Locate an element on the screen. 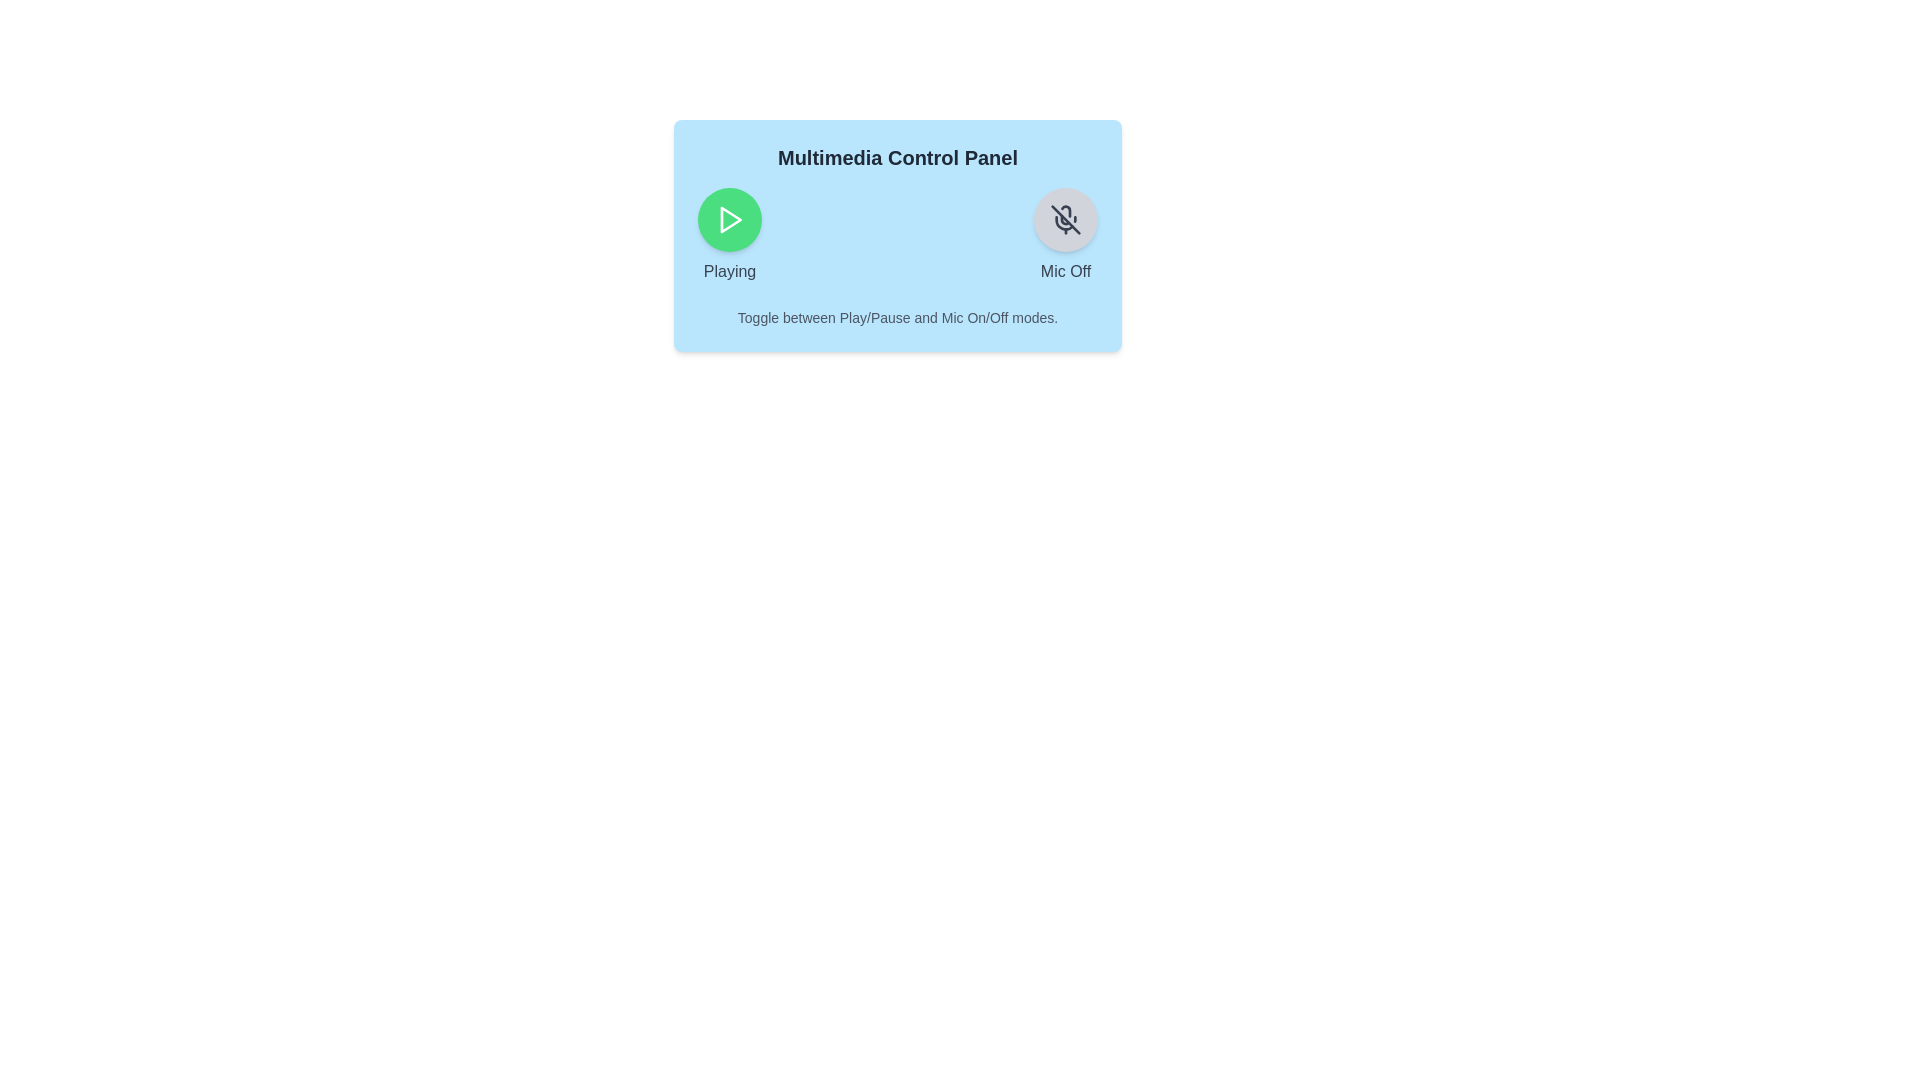 This screenshot has width=1920, height=1080. the mic button to toggle the microphone state is located at coordinates (1064, 219).